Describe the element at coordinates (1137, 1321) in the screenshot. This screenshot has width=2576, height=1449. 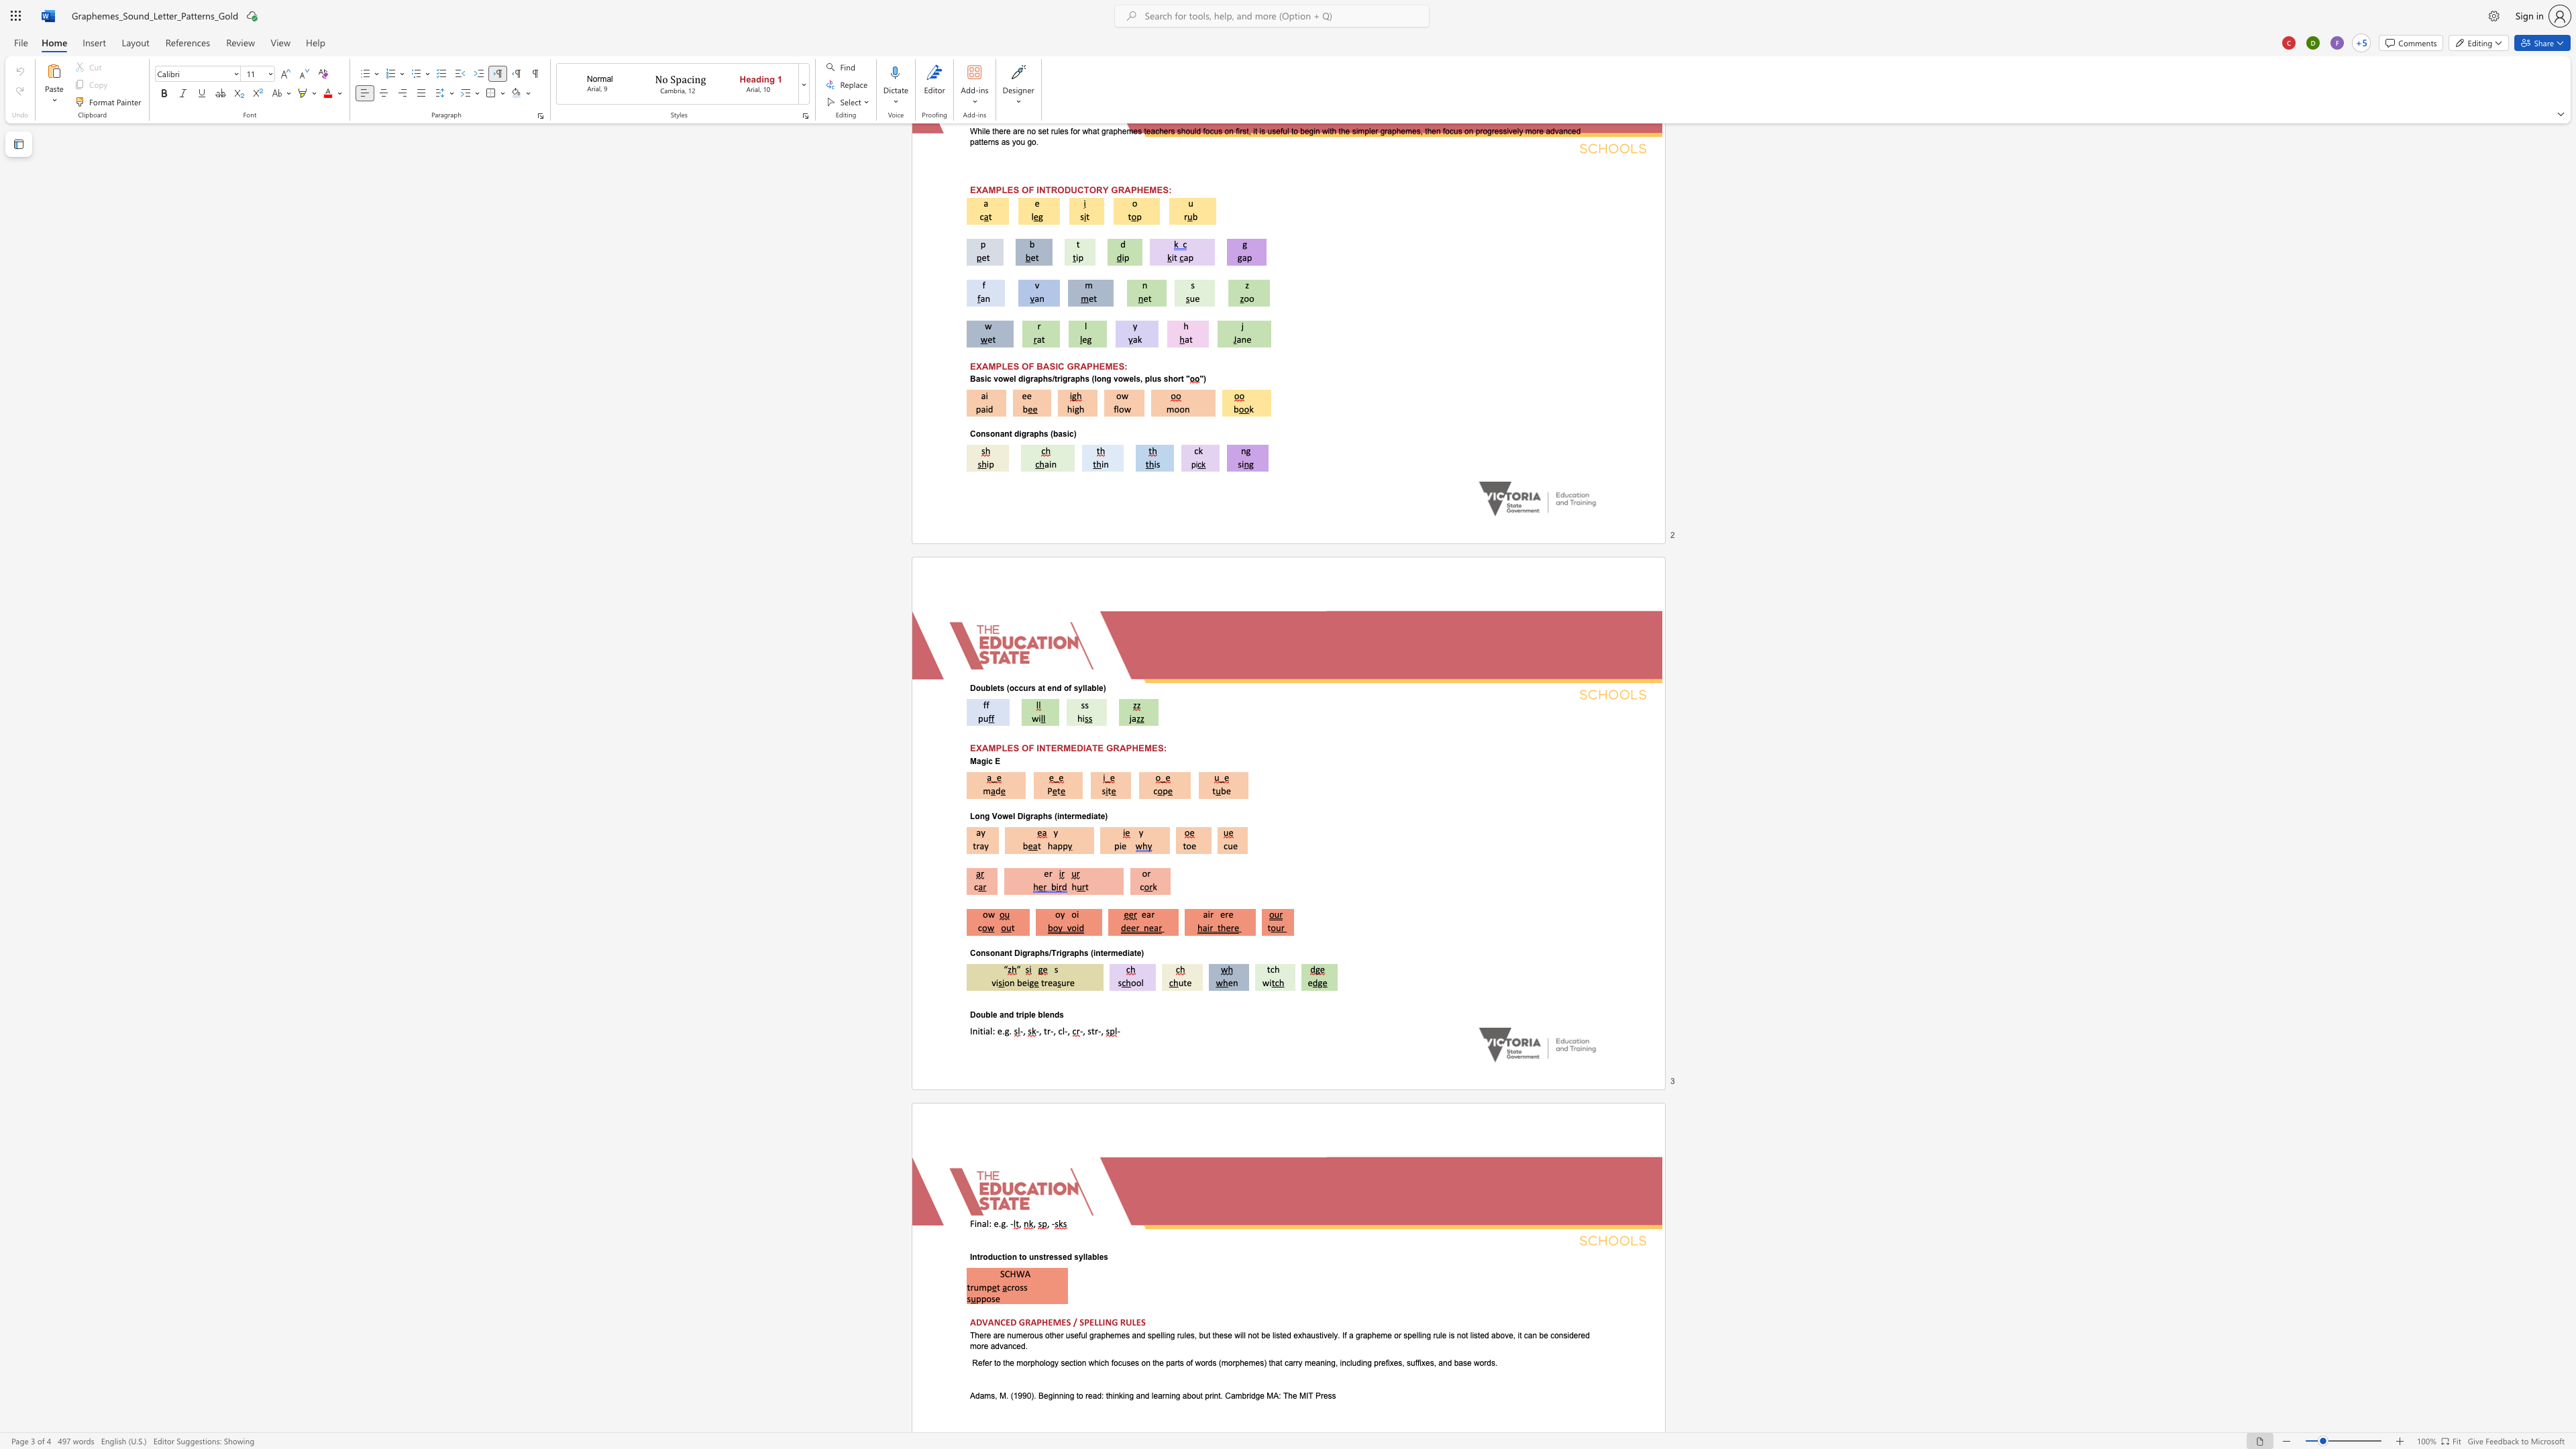
I see `the 5th character "E" in the text` at that location.